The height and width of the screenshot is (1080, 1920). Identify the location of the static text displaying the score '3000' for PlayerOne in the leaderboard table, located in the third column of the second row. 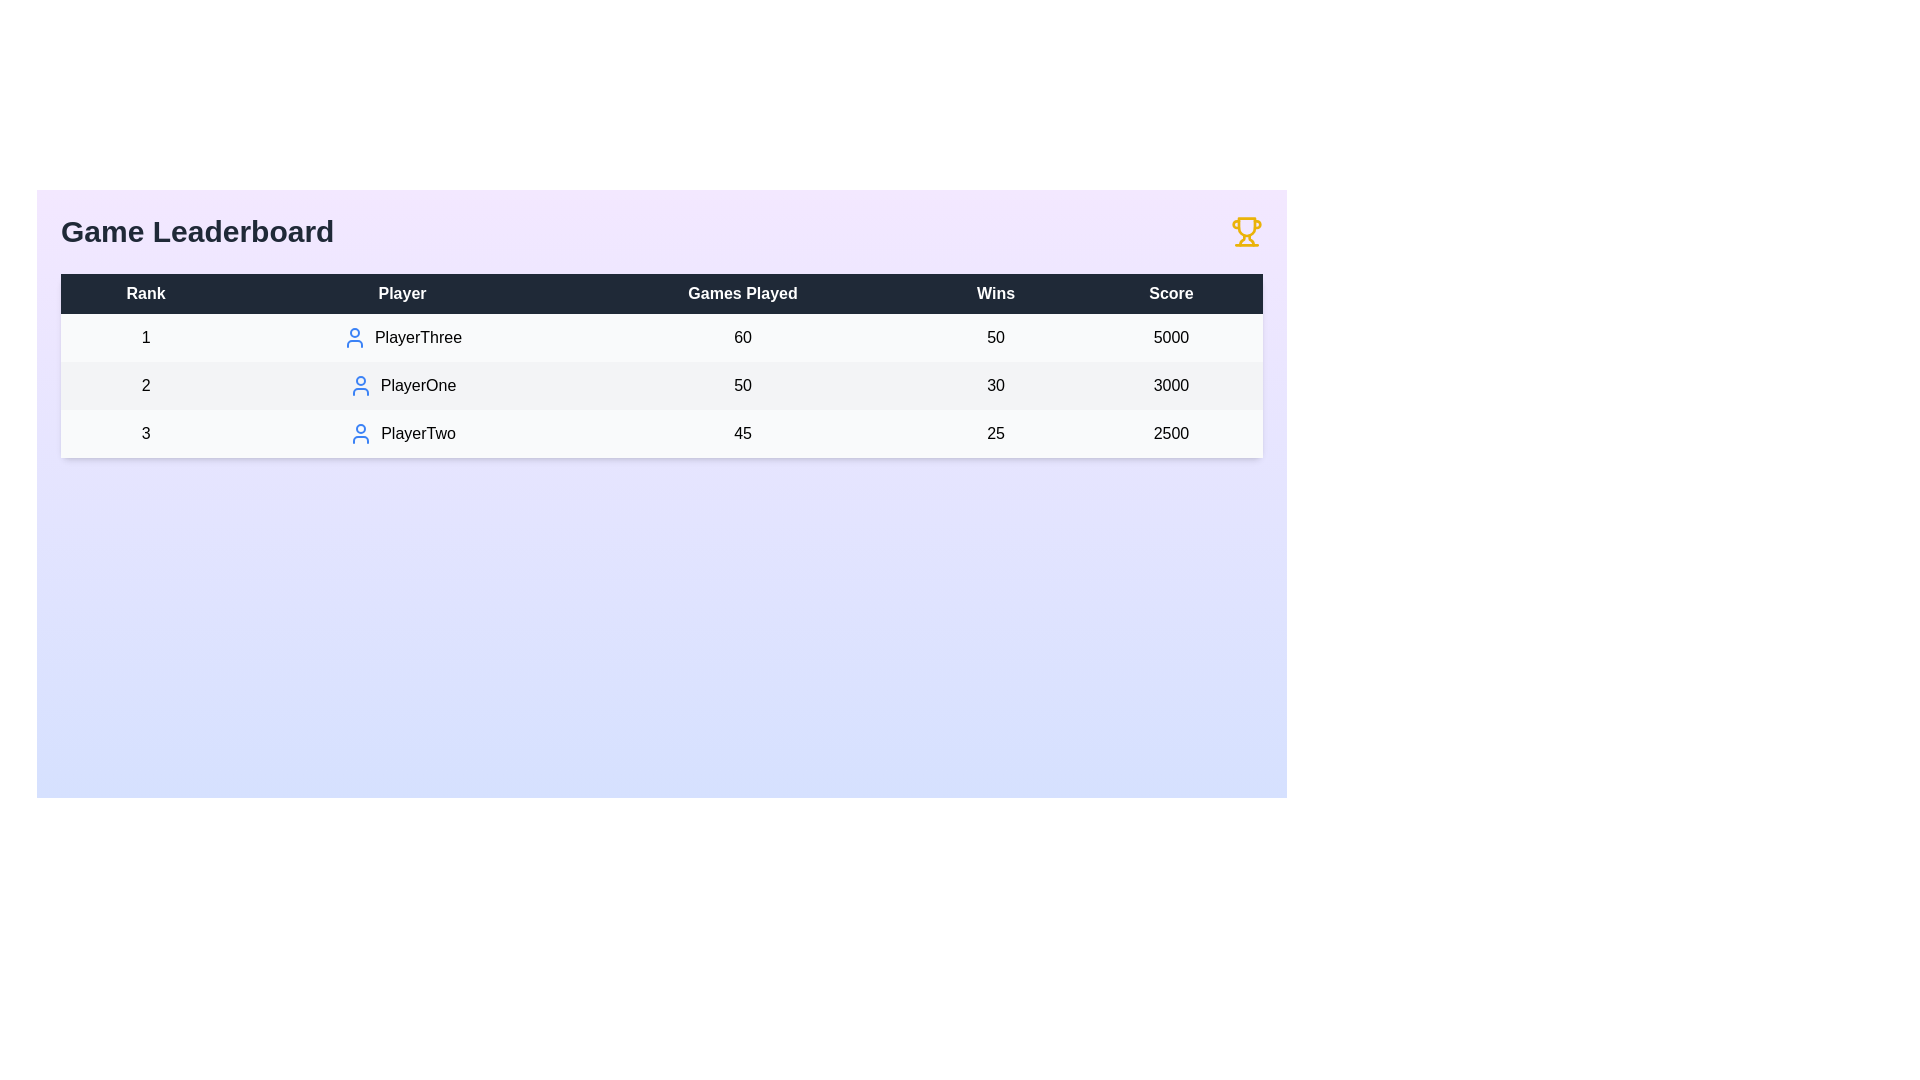
(1171, 385).